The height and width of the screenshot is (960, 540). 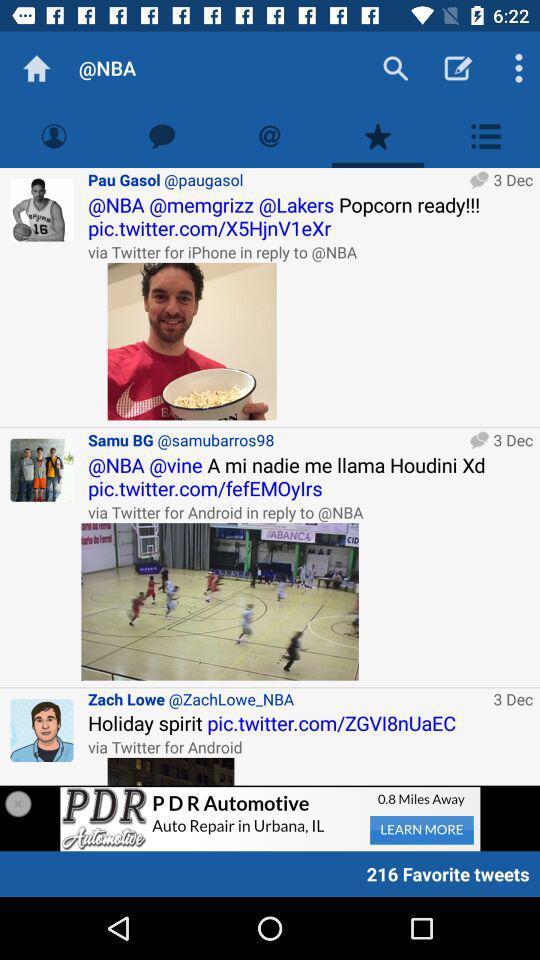 What do you see at coordinates (219, 600) in the screenshot?
I see `icon below via twitter for icon` at bounding box center [219, 600].